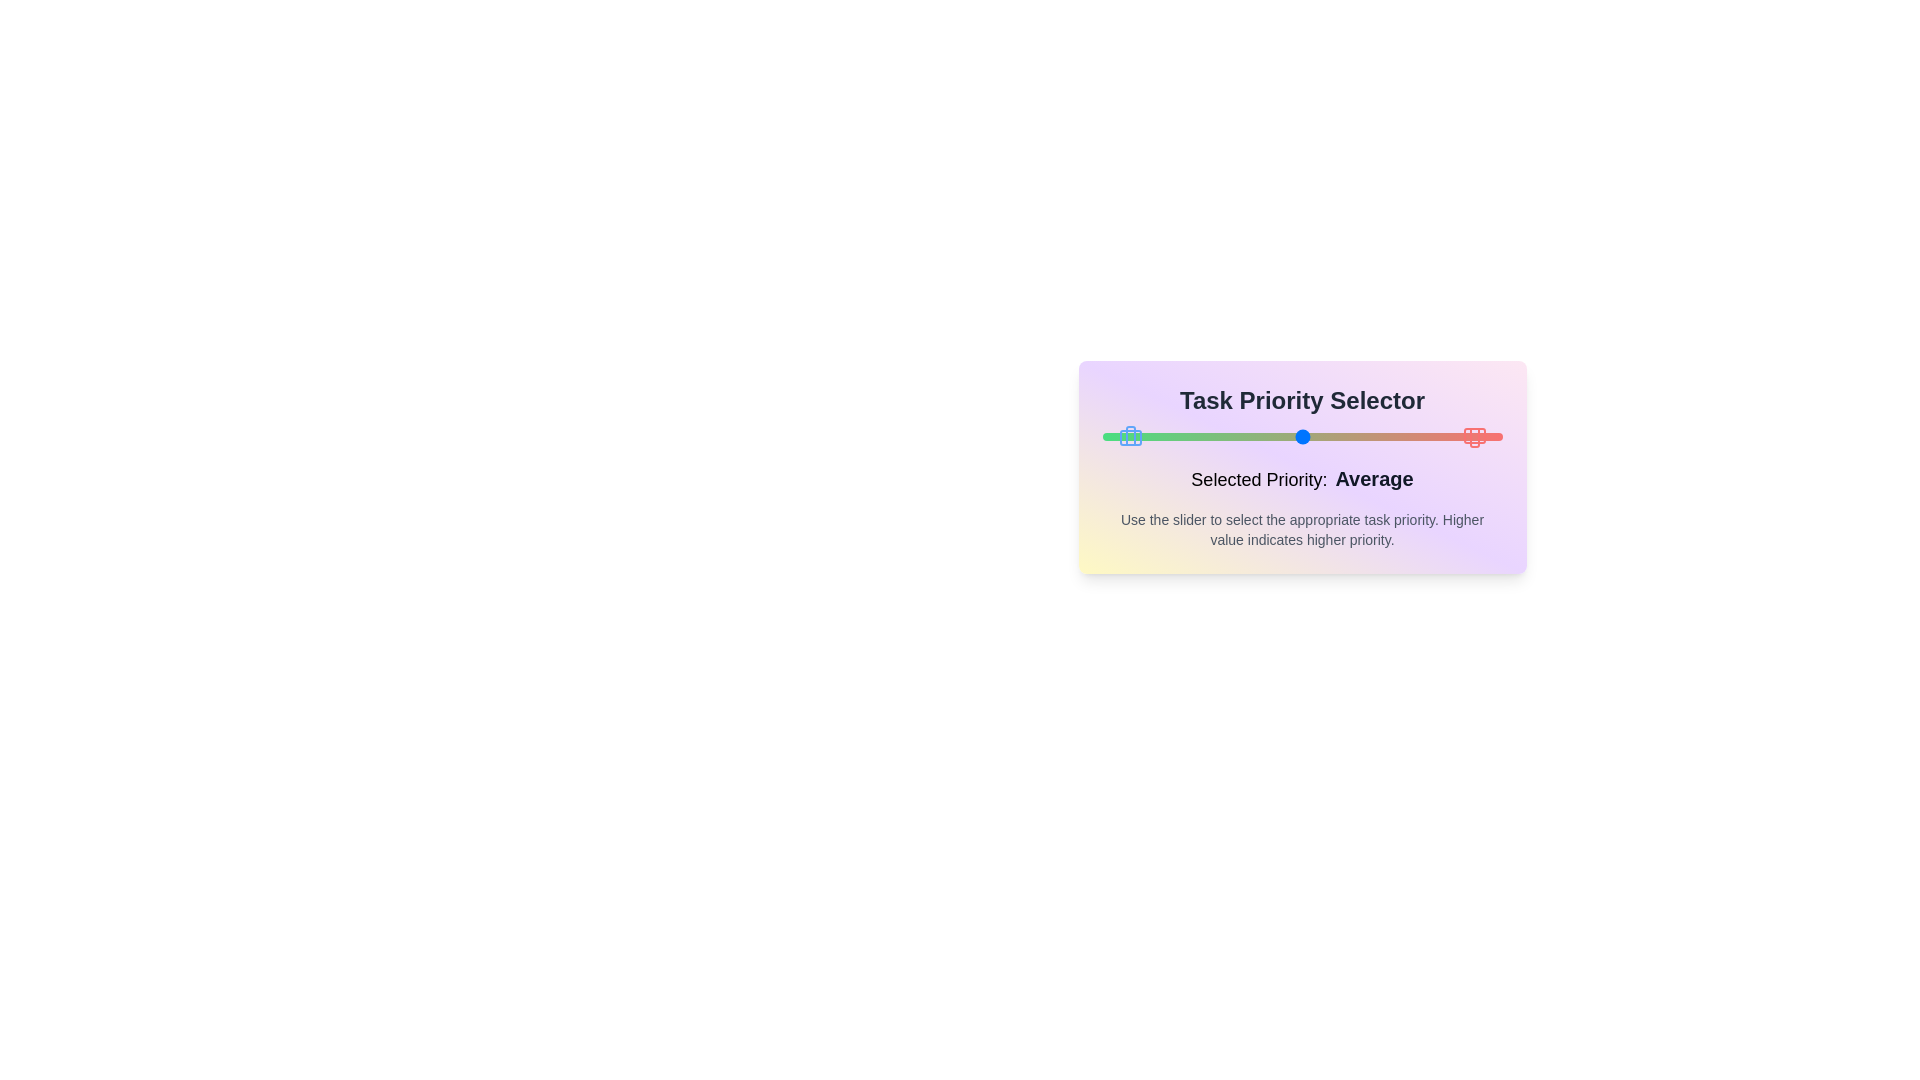  Describe the element at coordinates (1401, 435) in the screenshot. I see `the slider to set the priority to 4` at that location.